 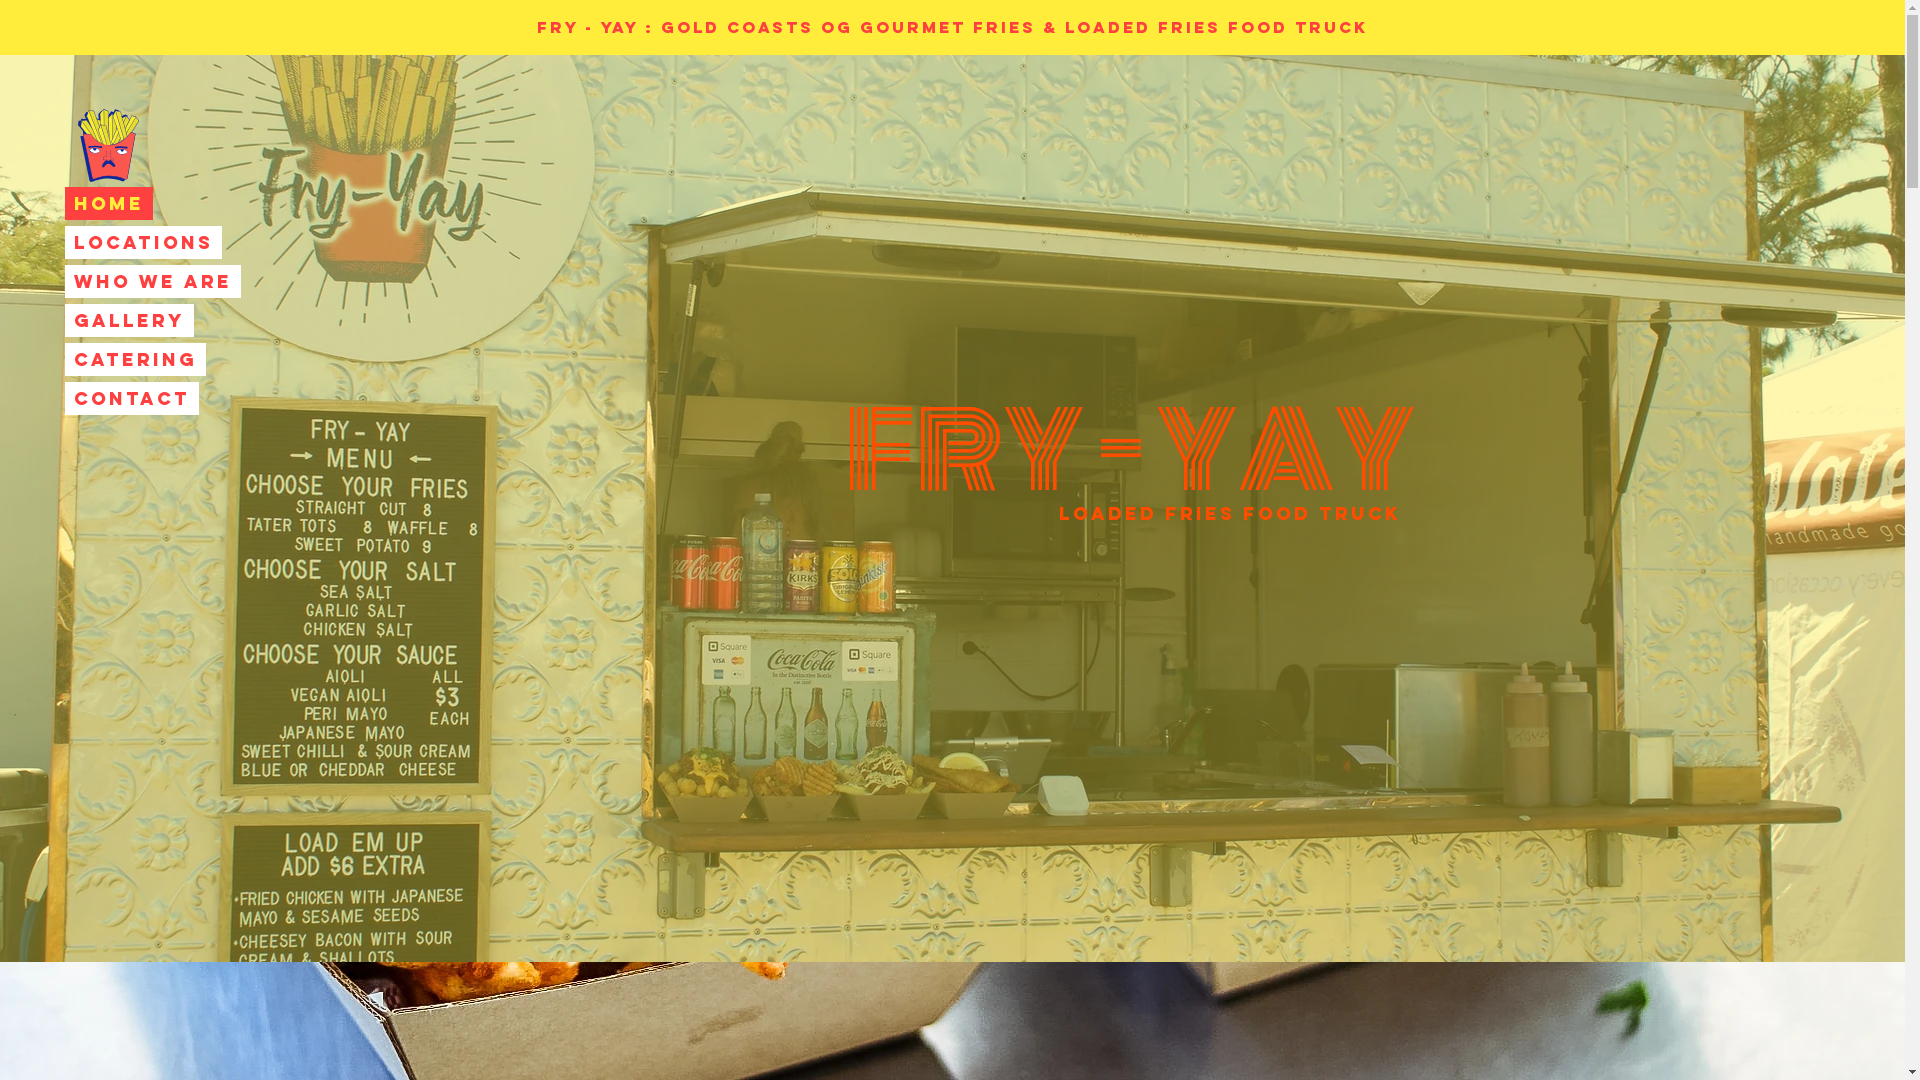 What do you see at coordinates (134, 358) in the screenshot?
I see `'Catering'` at bounding box center [134, 358].